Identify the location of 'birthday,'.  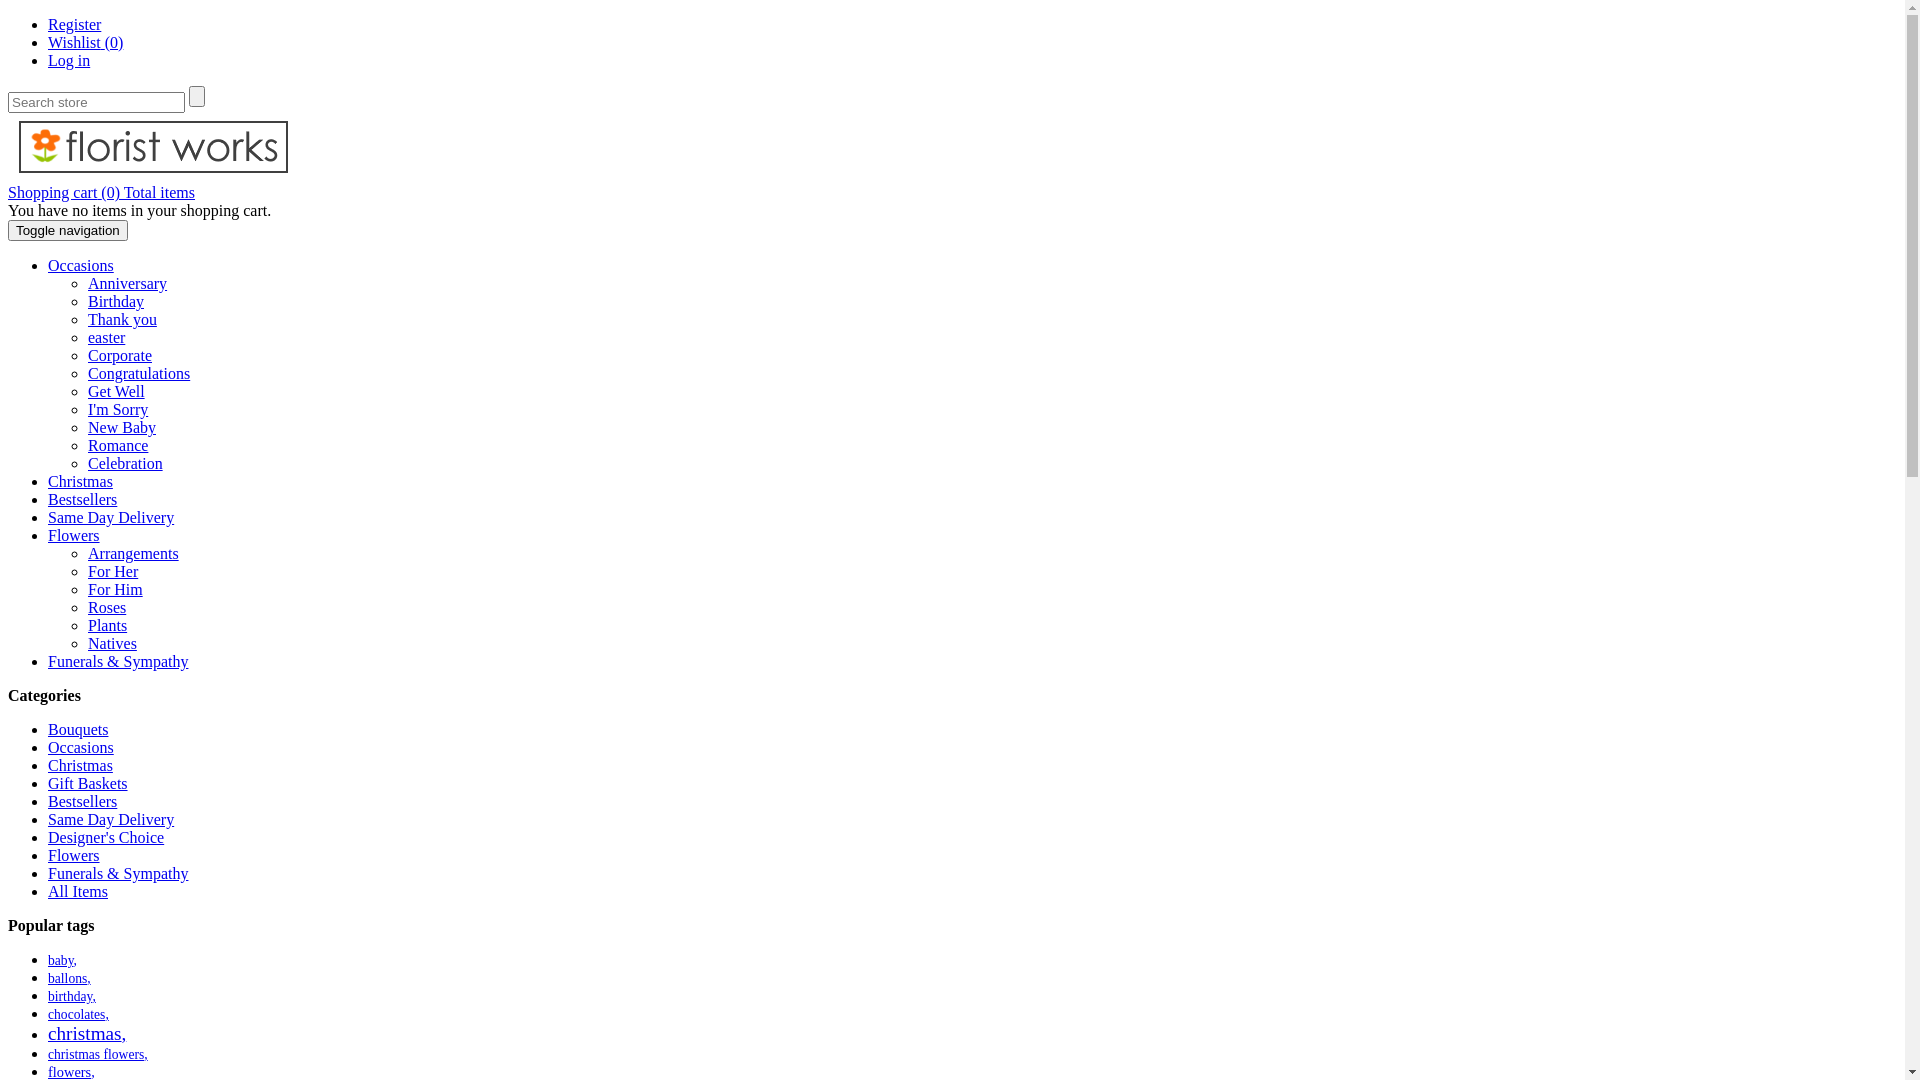
(72, 996).